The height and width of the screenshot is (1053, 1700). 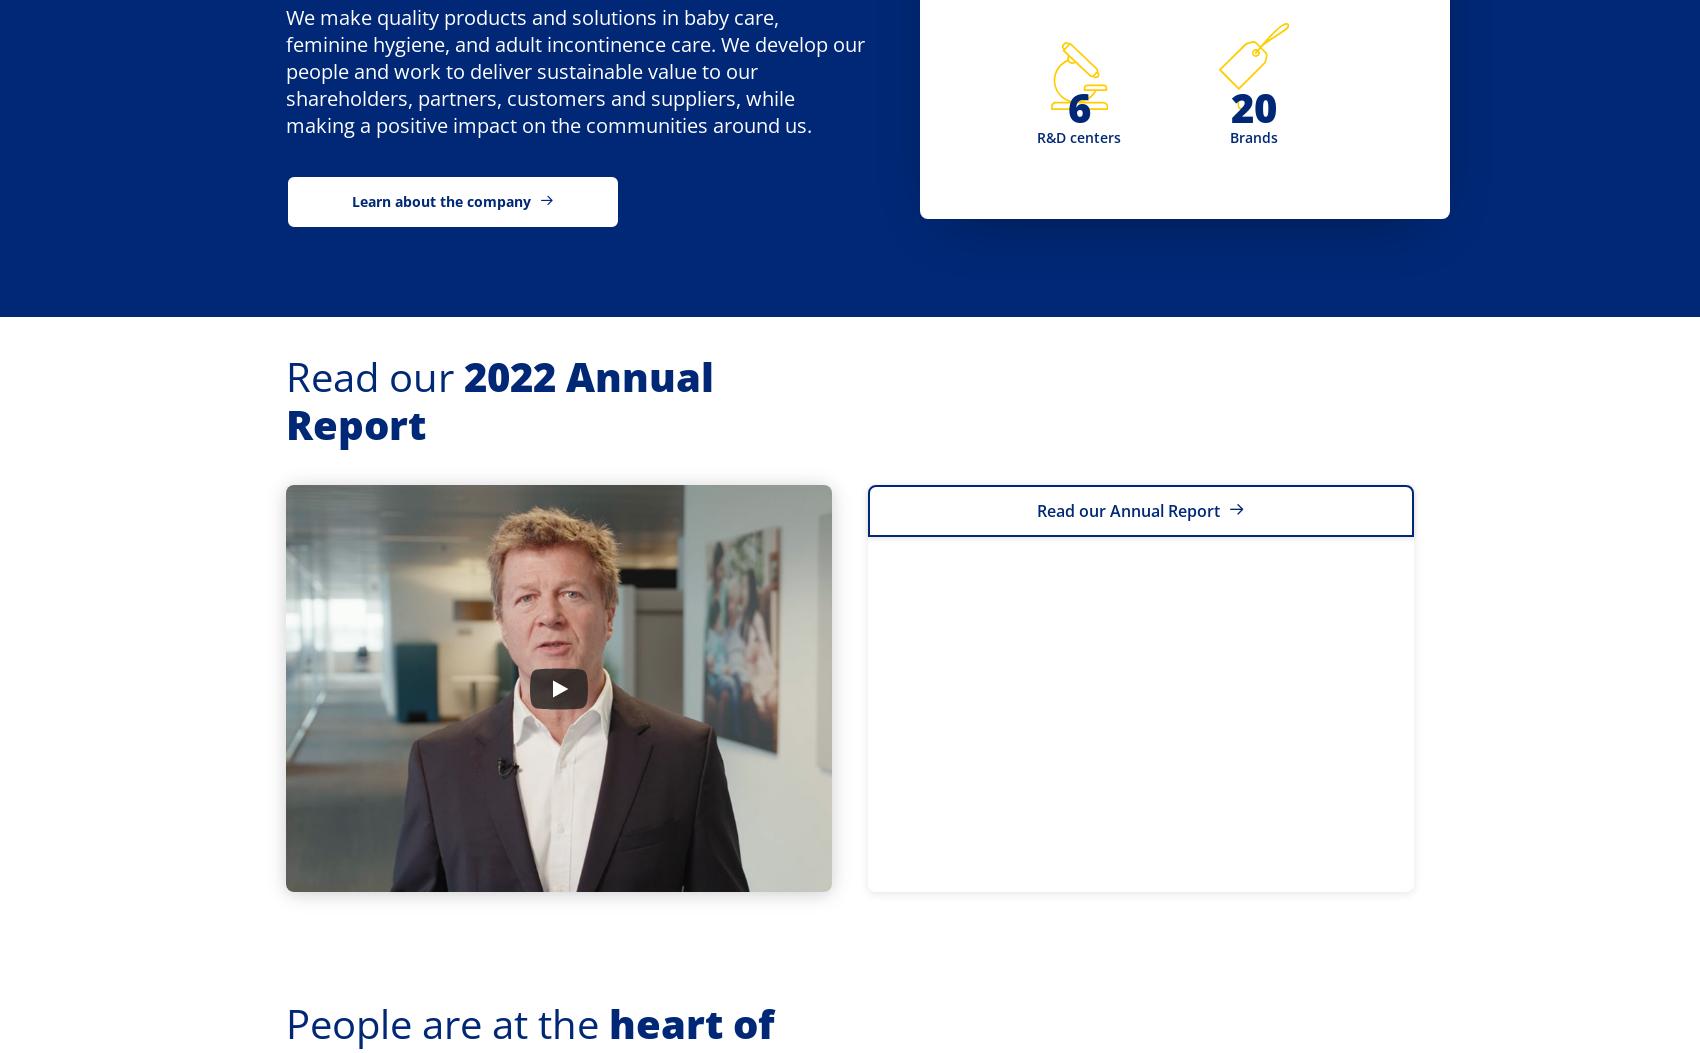 What do you see at coordinates (1229, 106) in the screenshot?
I see `'20'` at bounding box center [1229, 106].